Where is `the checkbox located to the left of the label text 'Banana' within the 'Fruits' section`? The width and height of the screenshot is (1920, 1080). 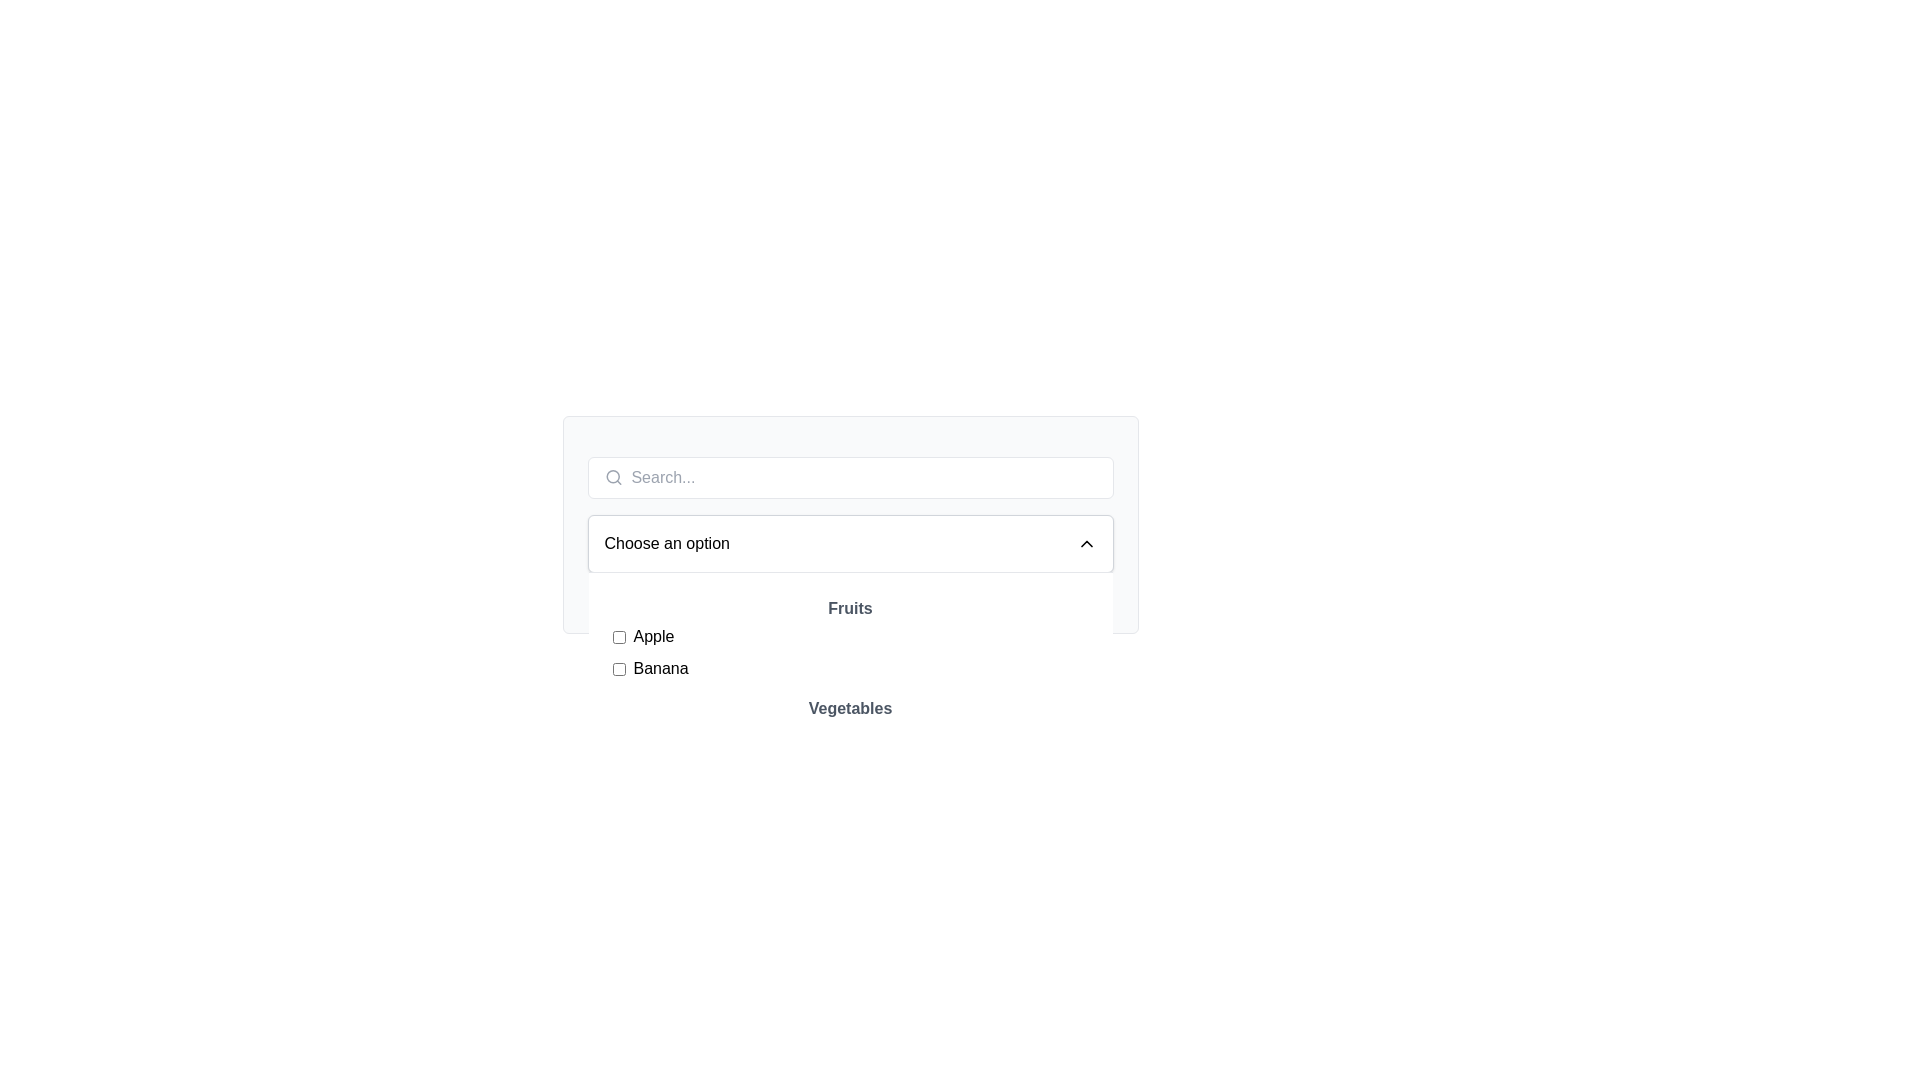
the checkbox located to the left of the label text 'Banana' within the 'Fruits' section is located at coordinates (618, 668).